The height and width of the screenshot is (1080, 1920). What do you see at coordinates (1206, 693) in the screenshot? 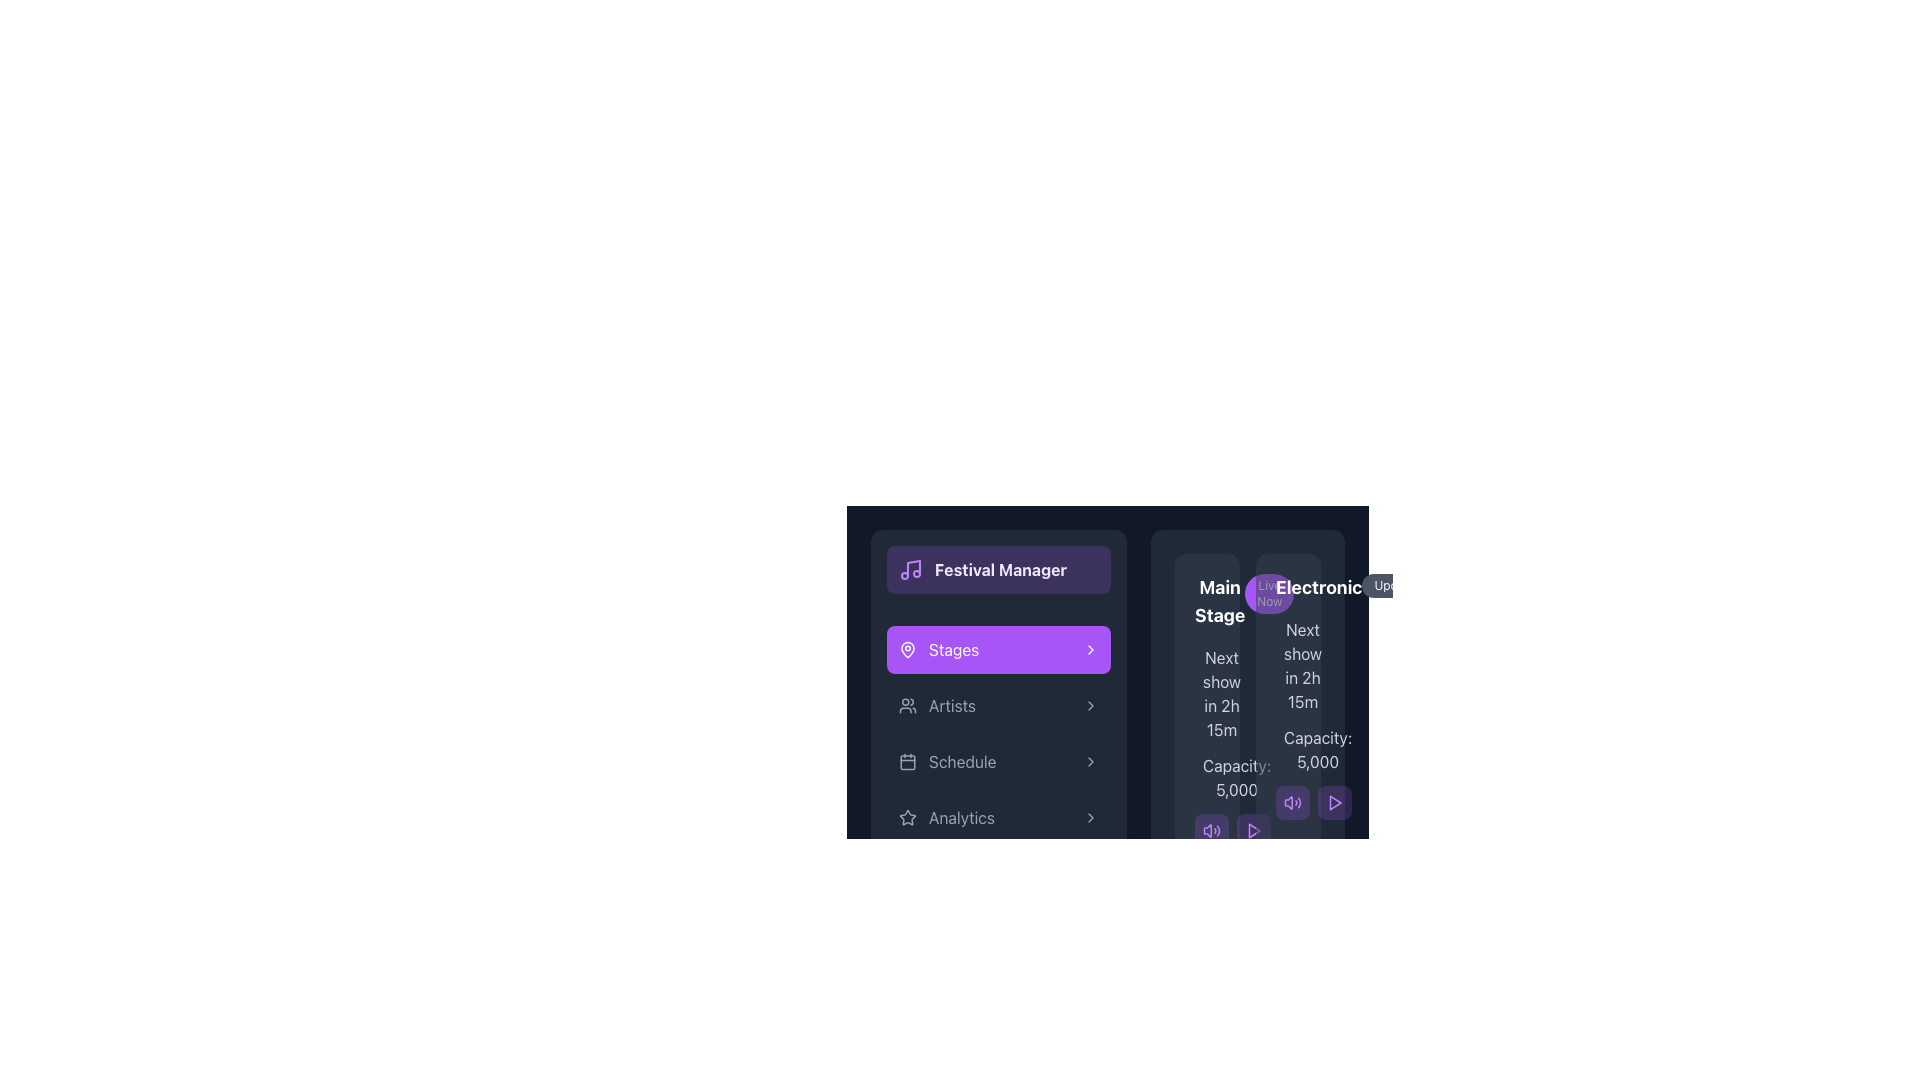
I see `the Text Label that displays the time remaining until the next show, located in the center-right section of the UI layout` at bounding box center [1206, 693].